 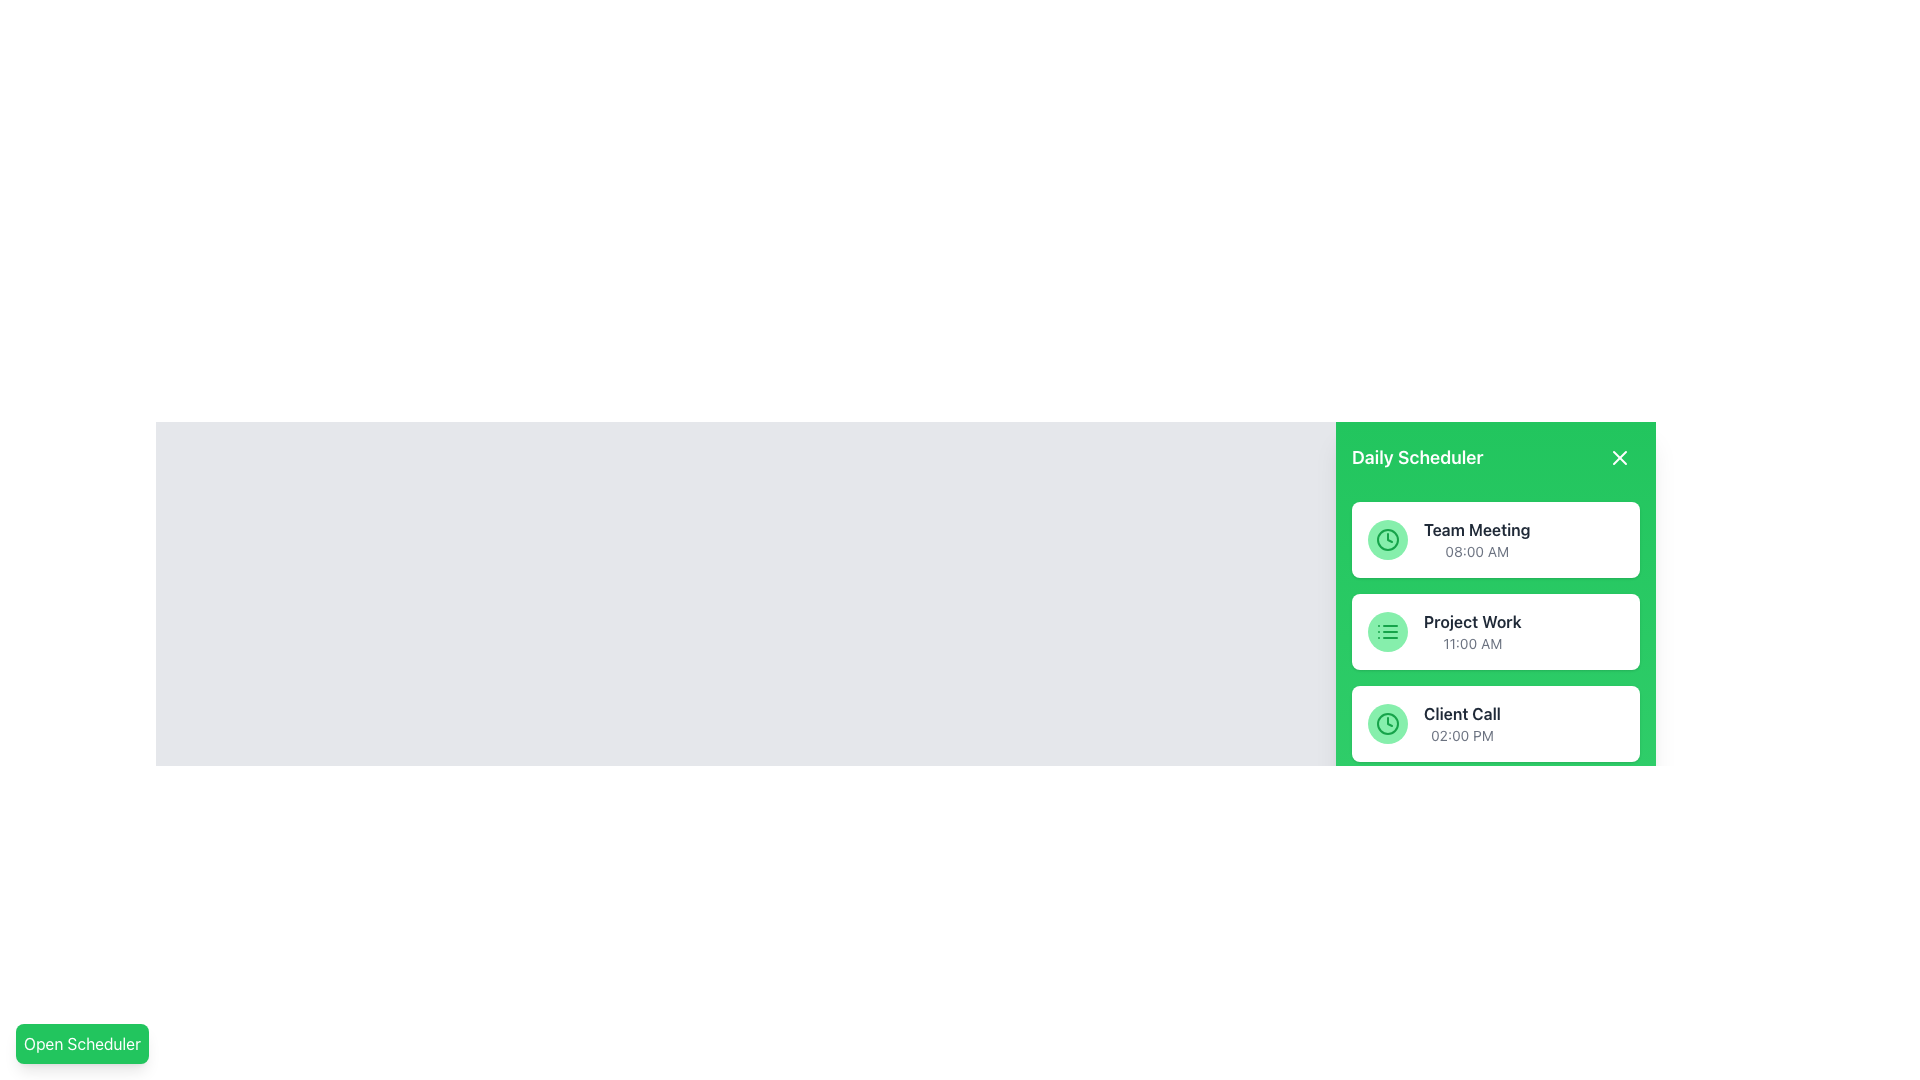 What do you see at coordinates (1477, 551) in the screenshot?
I see `the text label that displays the scheduled time of the 'Team Meeting' event, located beneath the event title in the 'Daily Scheduler' interface` at bounding box center [1477, 551].